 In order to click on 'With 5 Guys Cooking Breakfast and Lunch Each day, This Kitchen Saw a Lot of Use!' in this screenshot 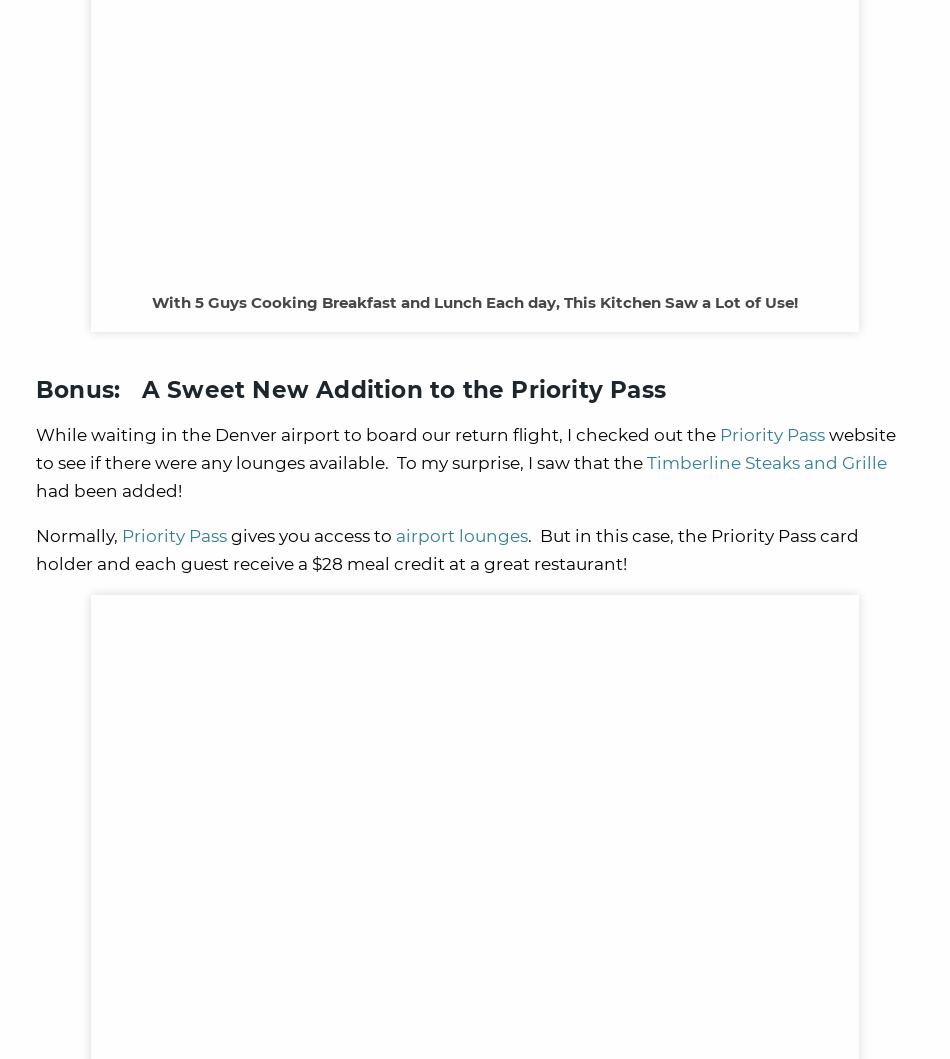, I will do `click(475, 302)`.